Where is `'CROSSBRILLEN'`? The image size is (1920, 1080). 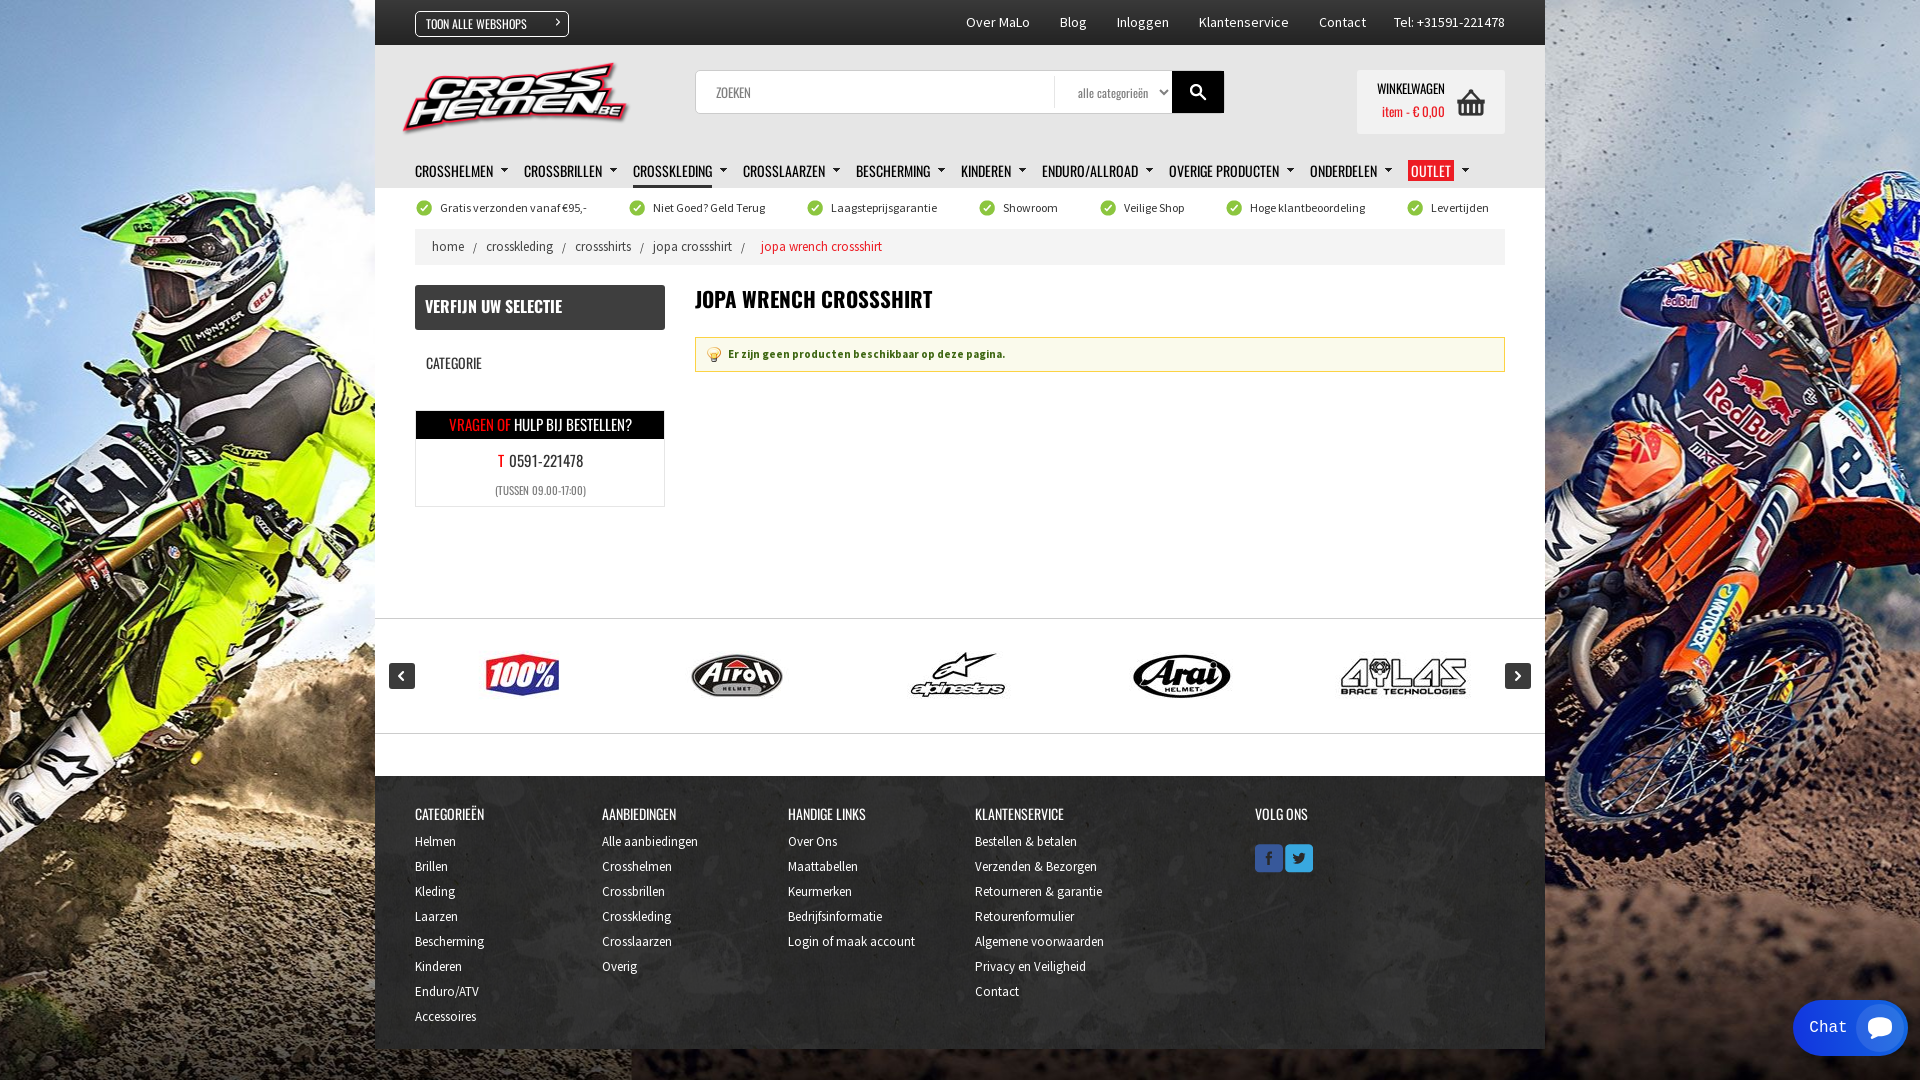
'CROSSBRILLEN' is located at coordinates (569, 169).